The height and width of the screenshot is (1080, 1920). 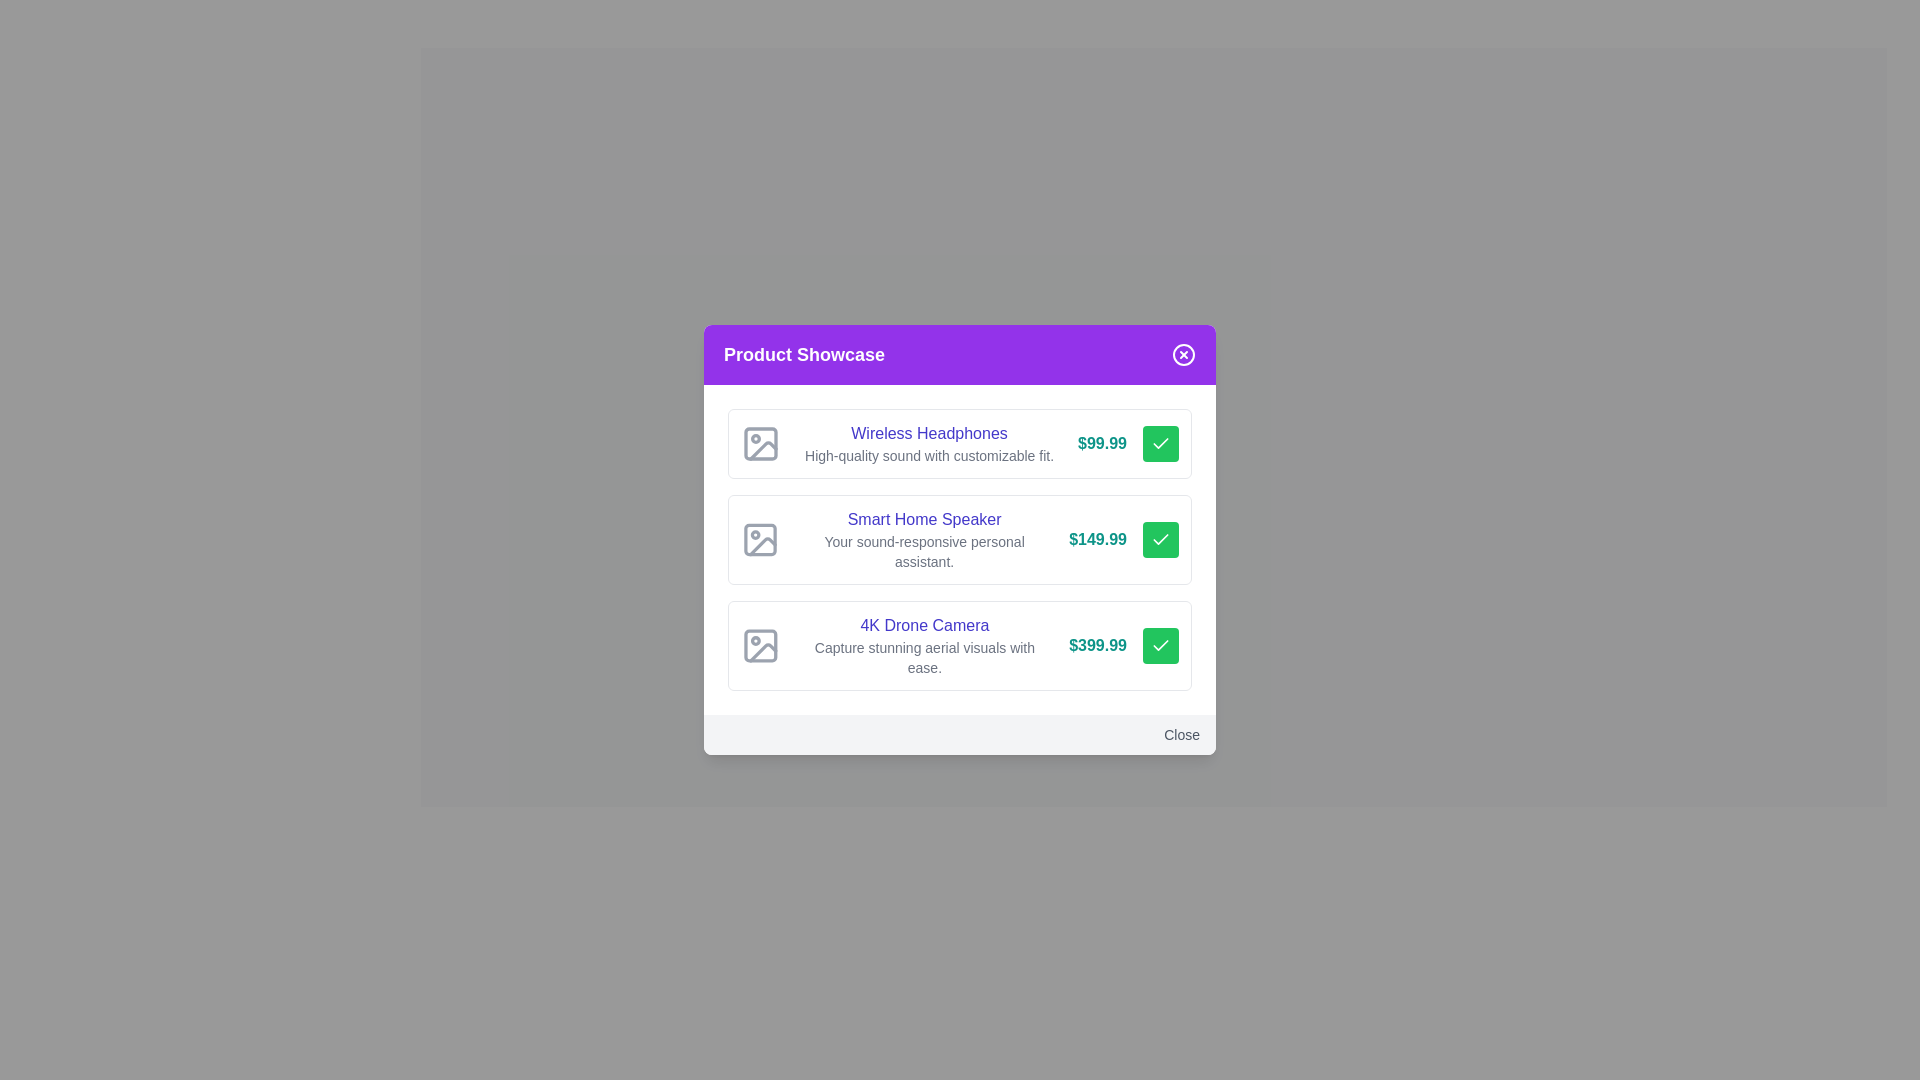 What do you see at coordinates (1161, 538) in the screenshot?
I see `the checkmark icon represented in white on a green circular background, which is part of the 'Smart Home Speaker' product entry in the modal dialog` at bounding box center [1161, 538].